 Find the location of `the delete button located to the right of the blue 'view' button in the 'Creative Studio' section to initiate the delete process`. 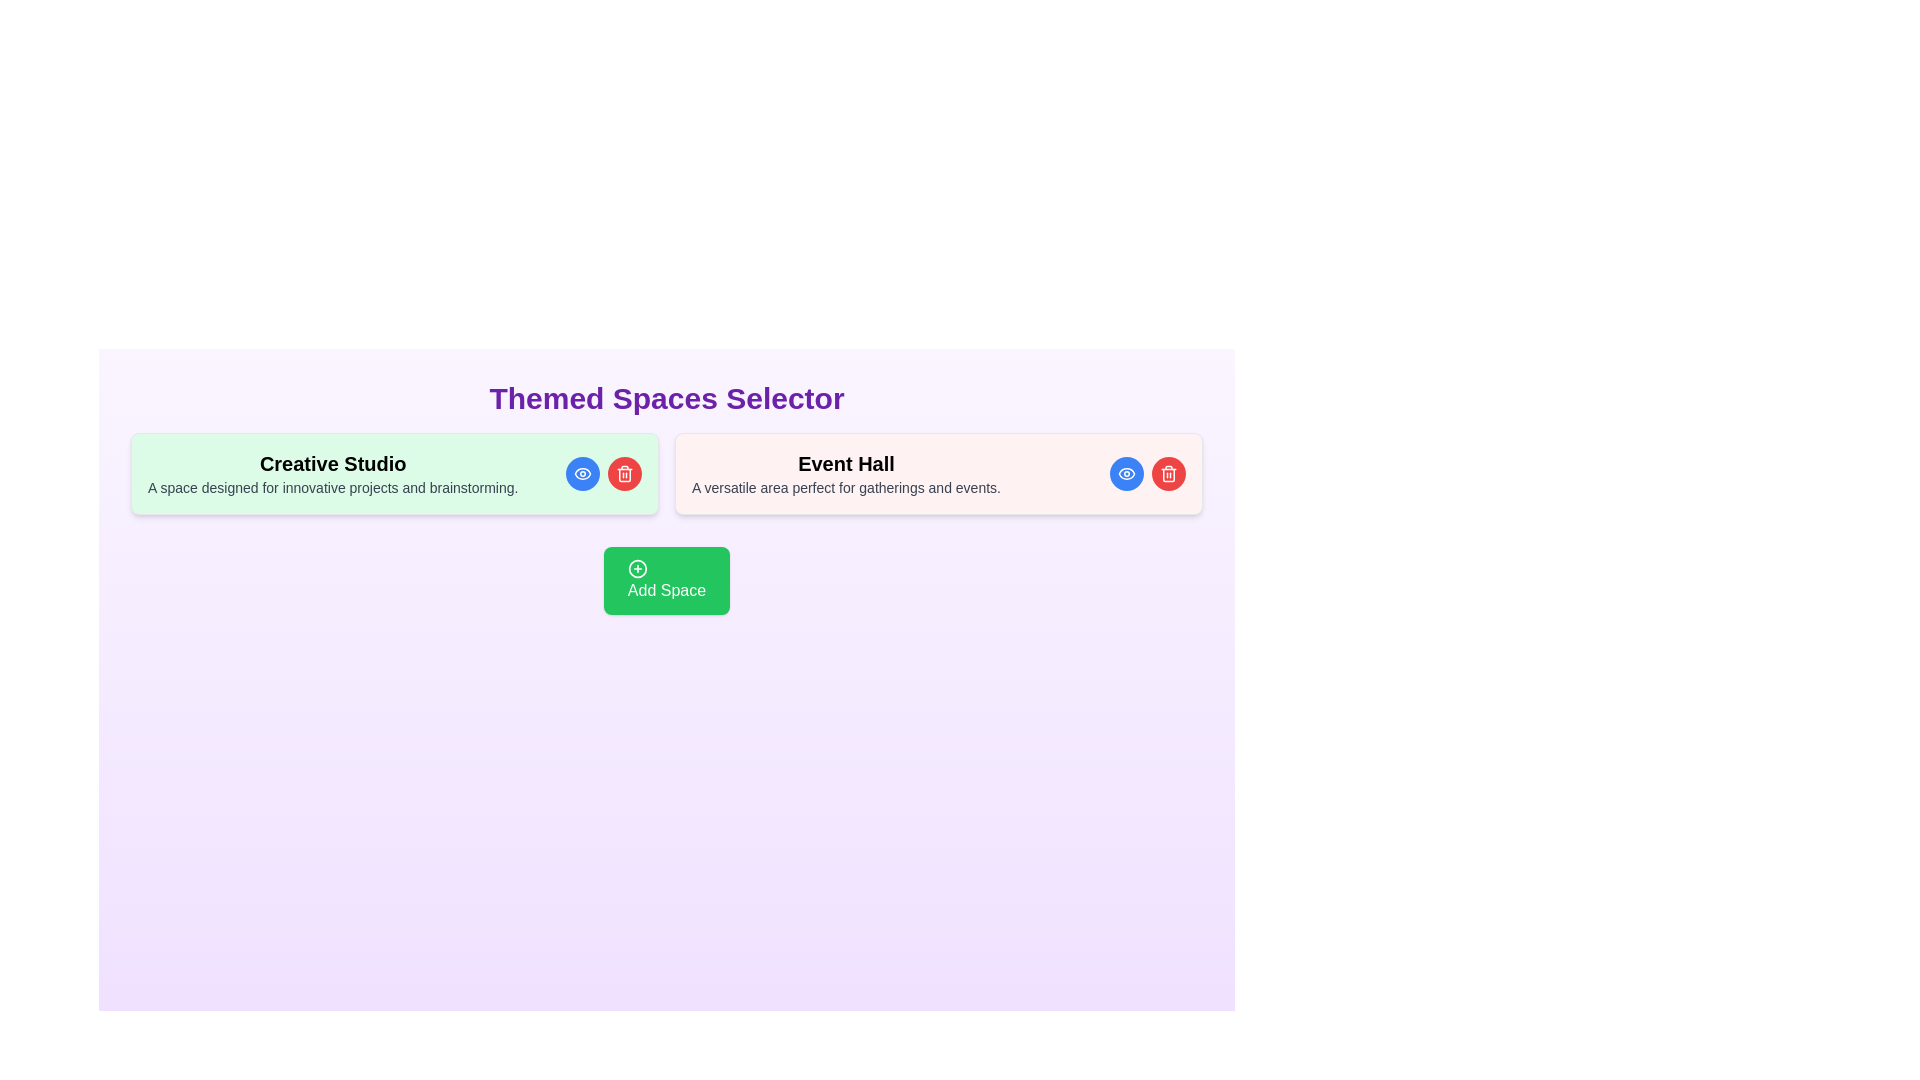

the delete button located to the right of the blue 'view' button in the 'Creative Studio' section to initiate the delete process is located at coordinates (623, 474).